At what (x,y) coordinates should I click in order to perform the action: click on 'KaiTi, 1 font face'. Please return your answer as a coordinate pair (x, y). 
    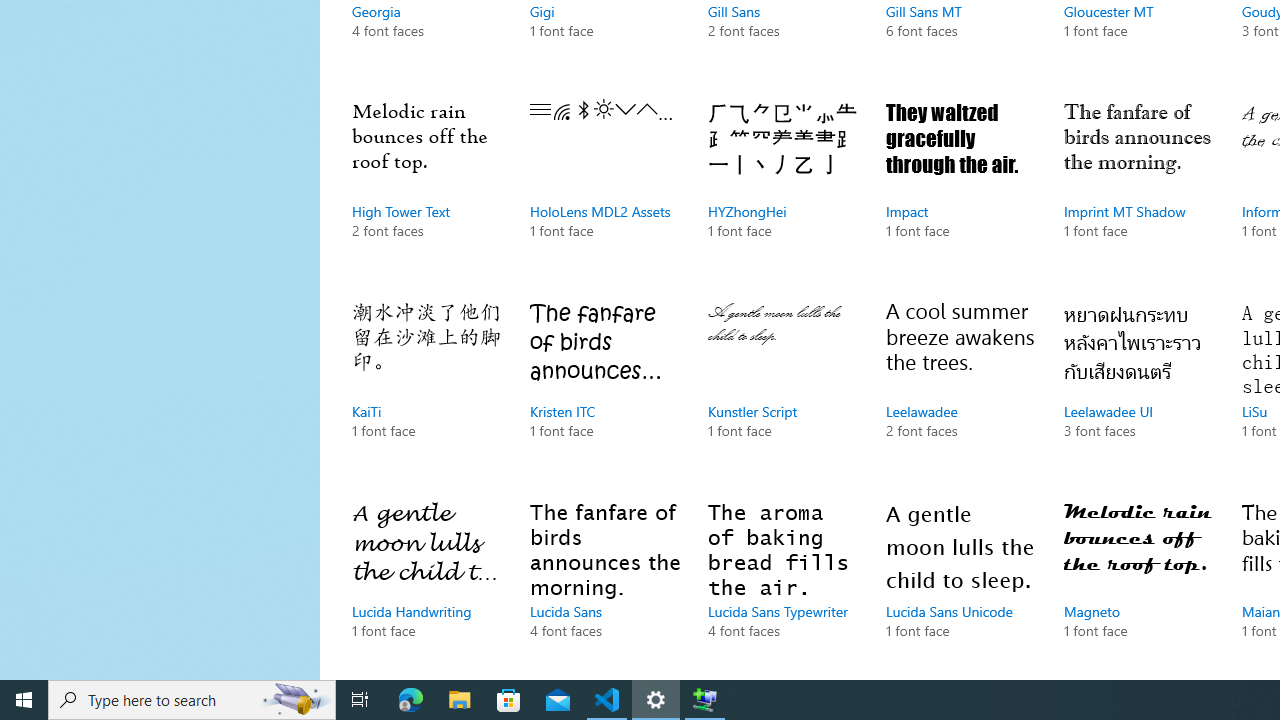
    Looking at the image, I should click on (425, 390).